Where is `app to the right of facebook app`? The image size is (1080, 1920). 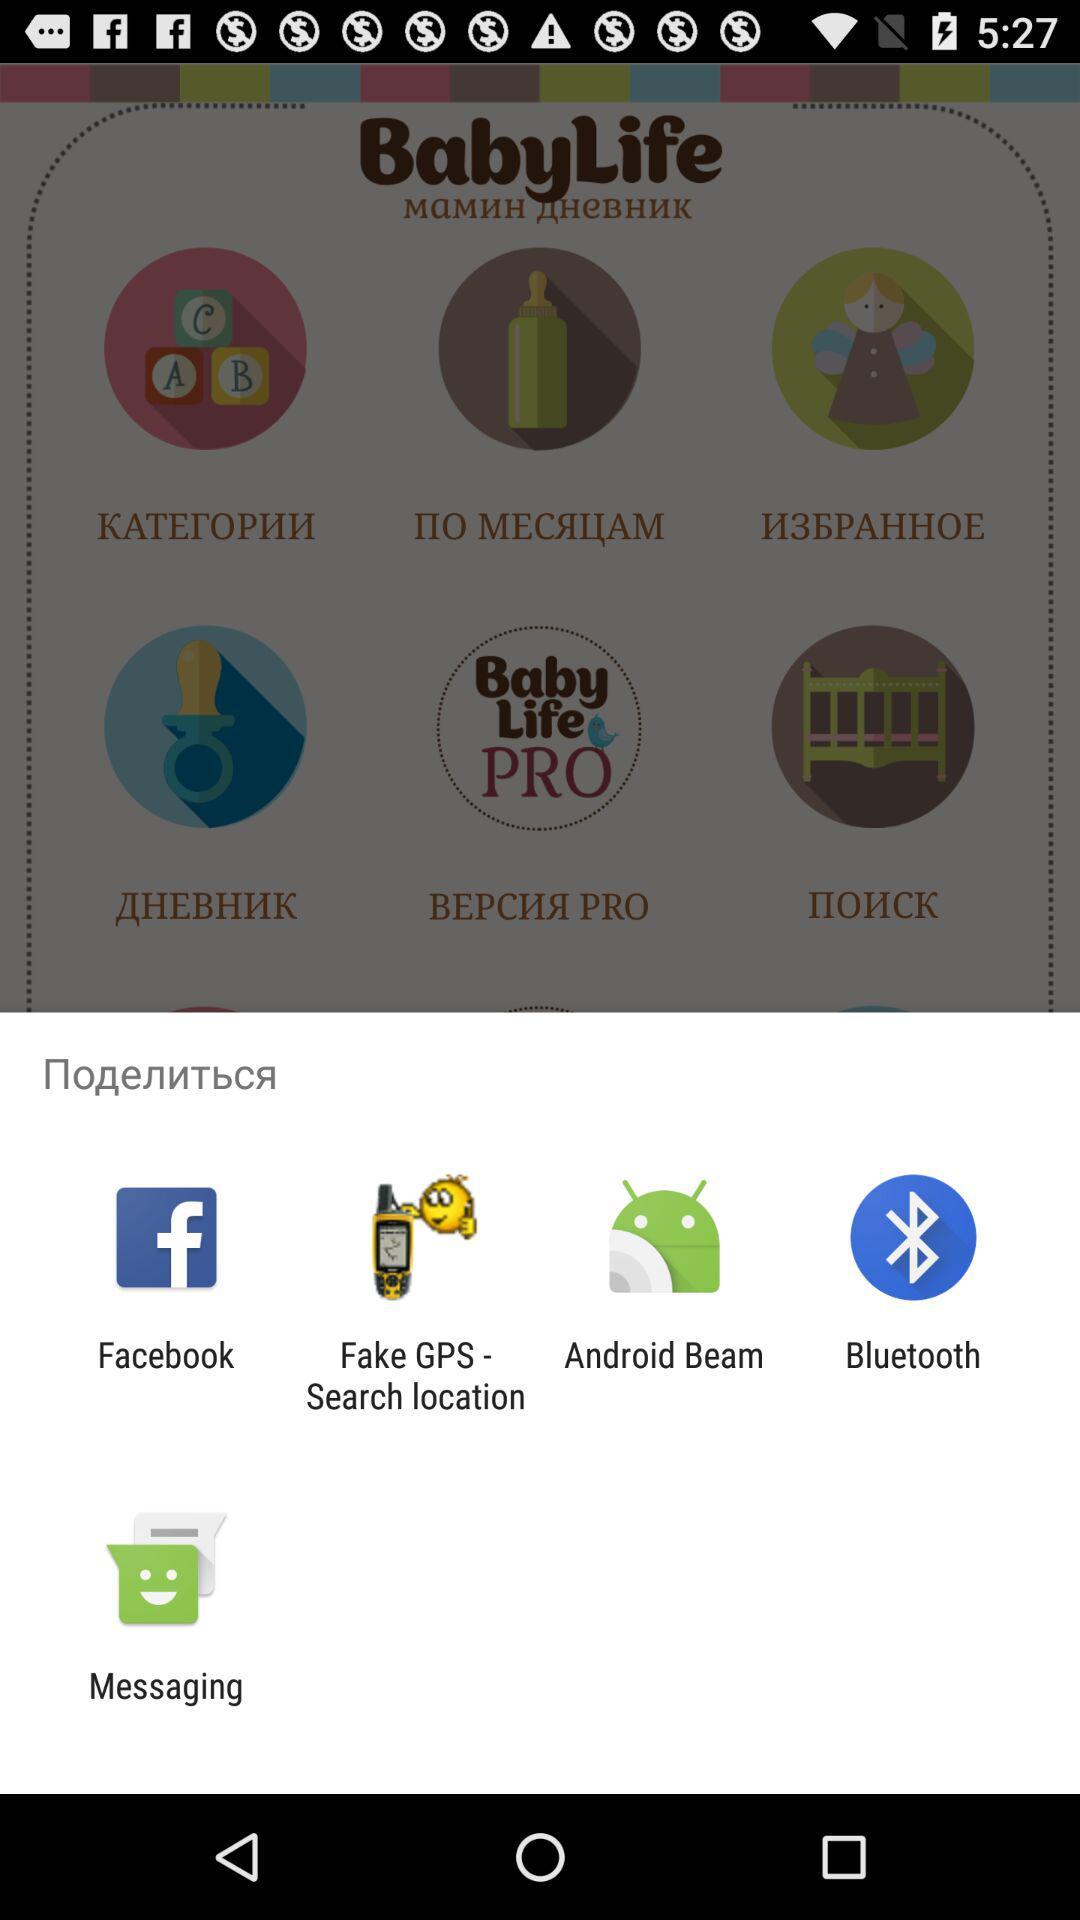
app to the right of facebook app is located at coordinates (414, 1374).